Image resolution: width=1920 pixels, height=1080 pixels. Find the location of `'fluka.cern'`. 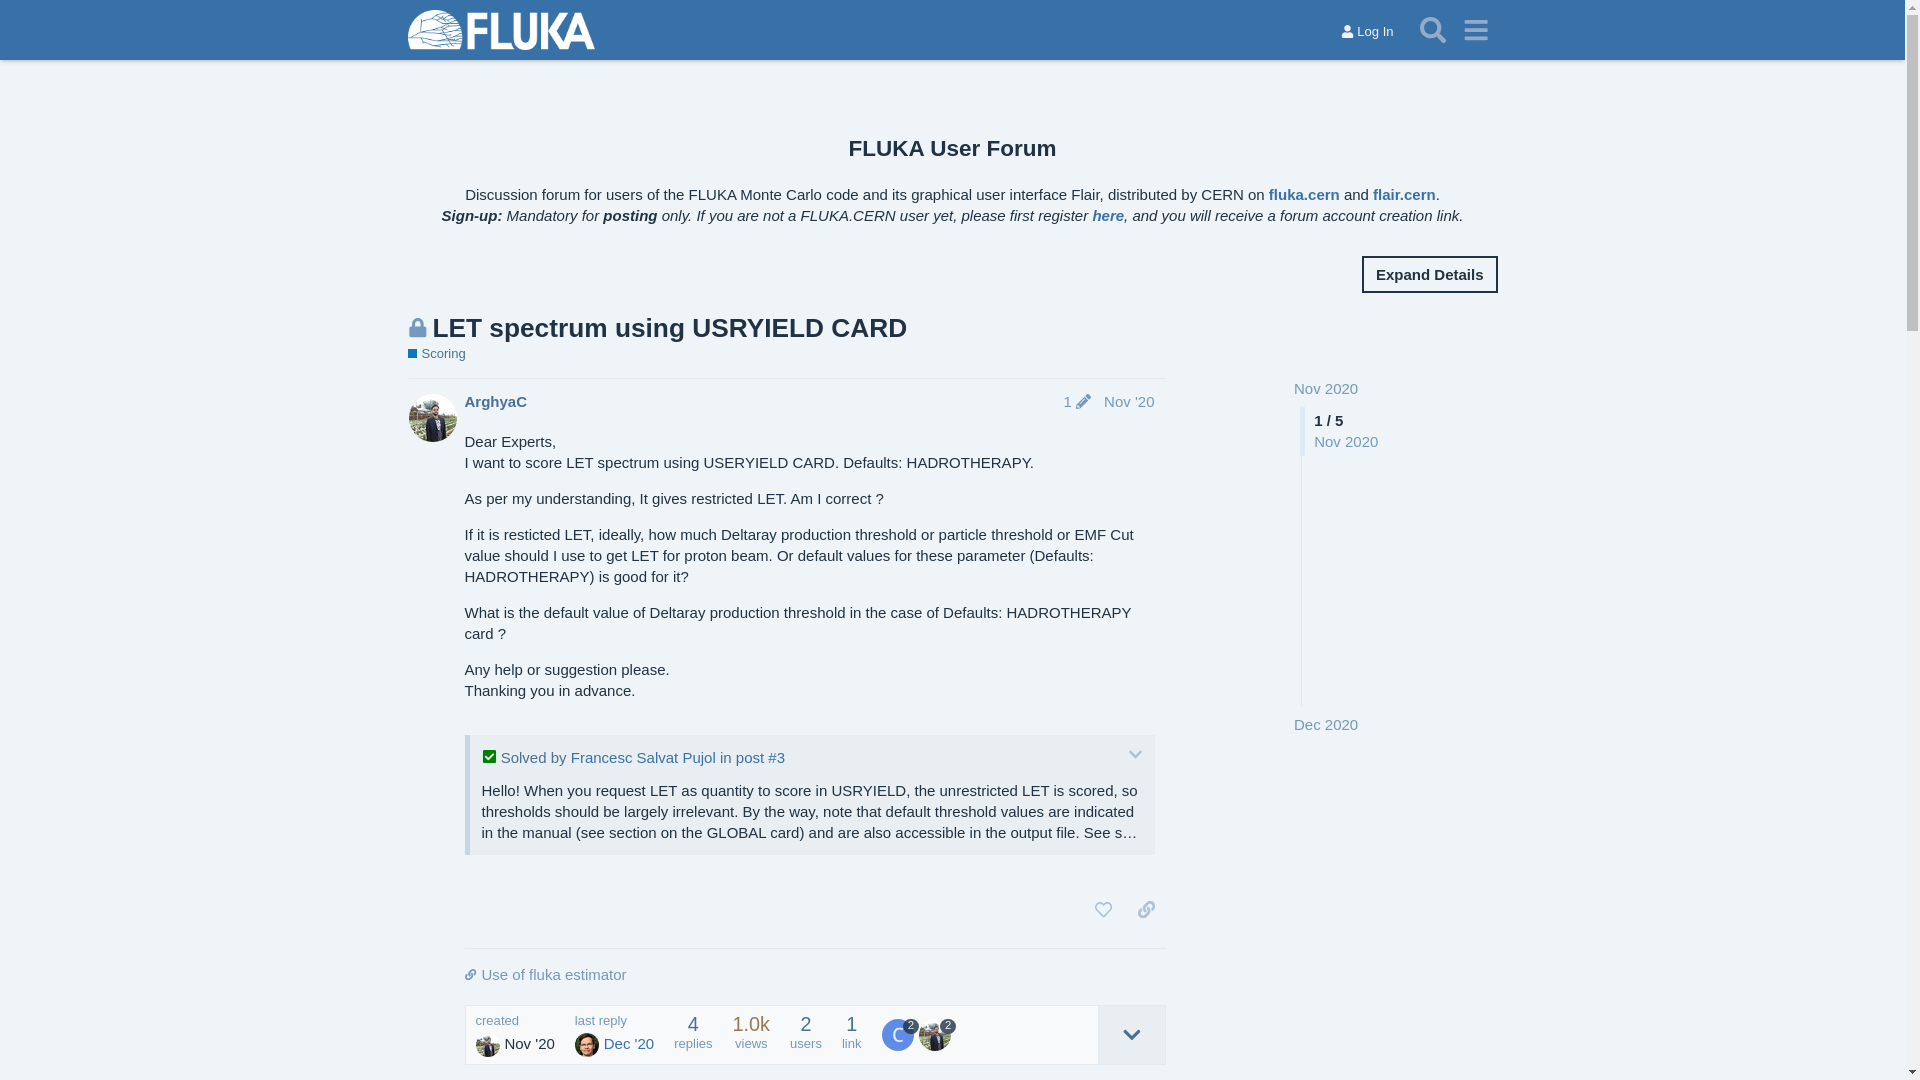

'fluka.cern' is located at coordinates (1304, 194).